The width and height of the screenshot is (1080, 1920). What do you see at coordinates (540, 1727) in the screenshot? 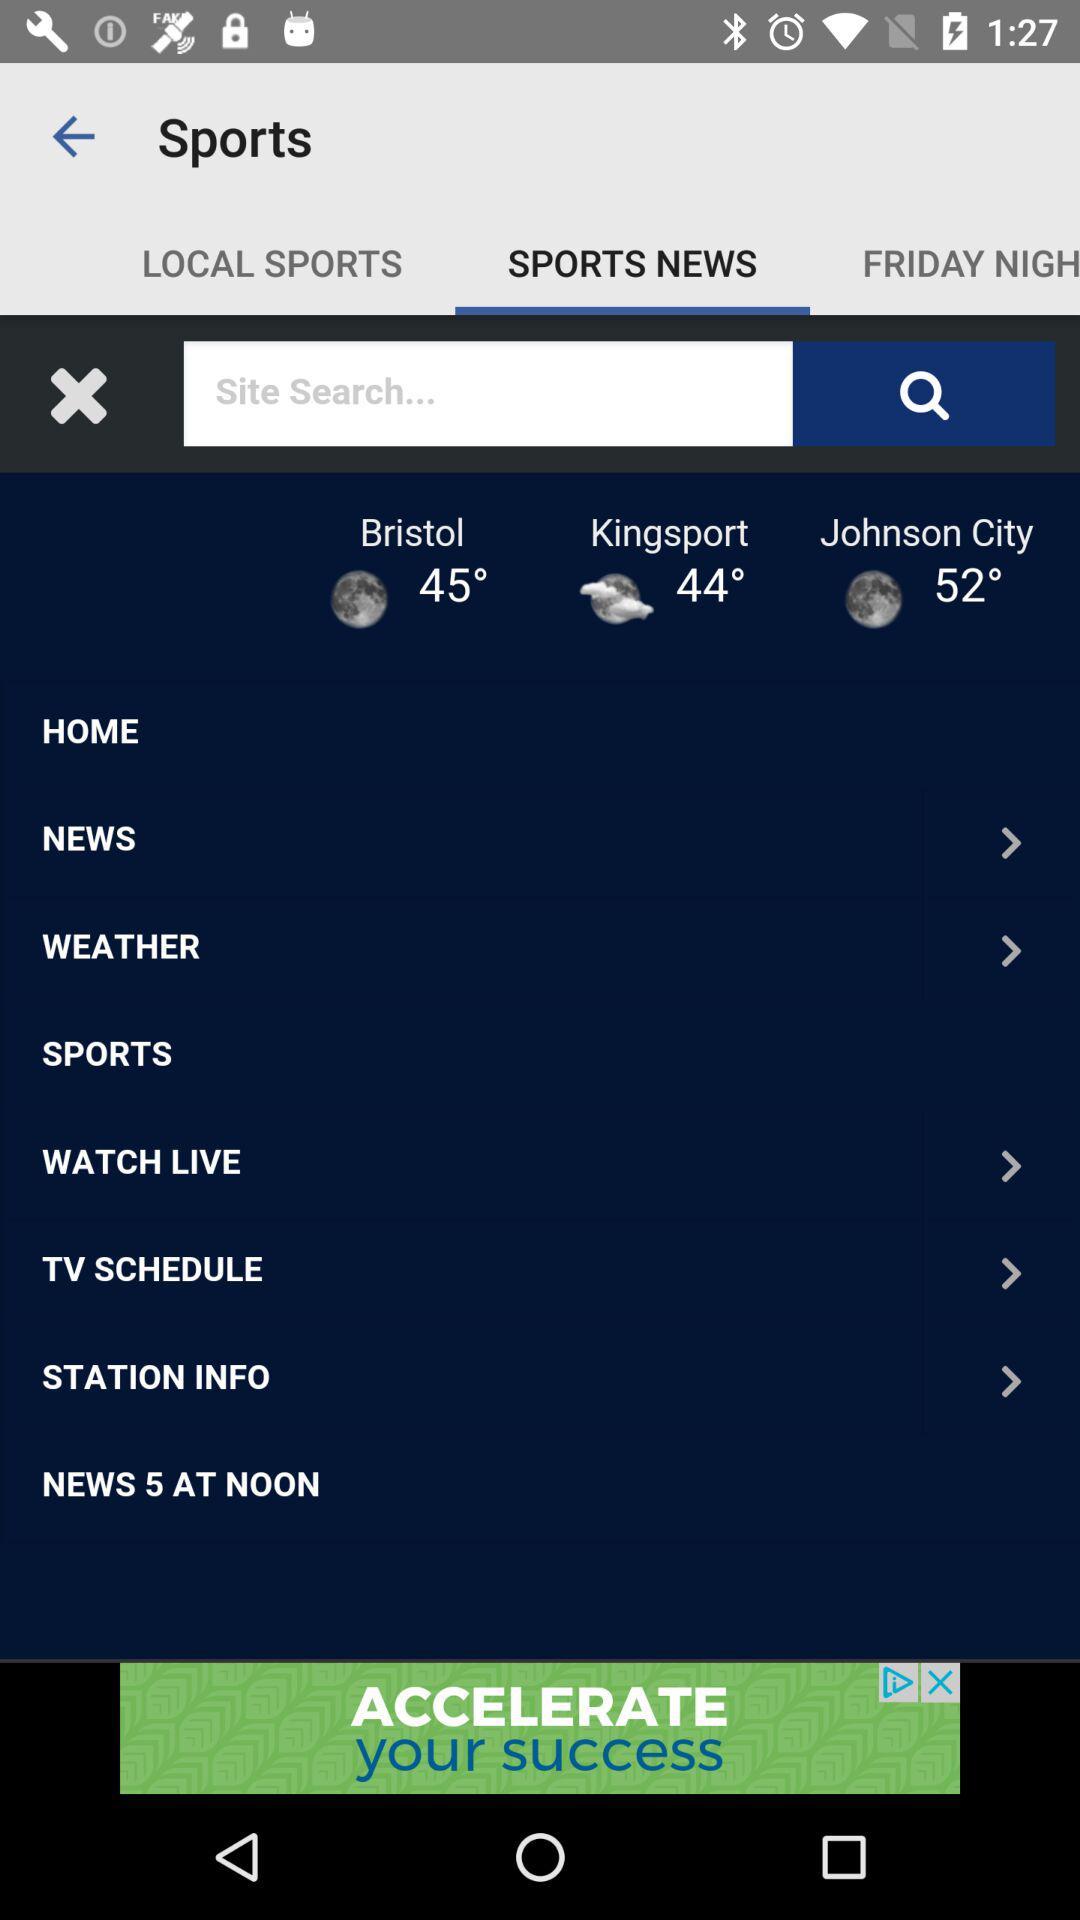
I see `go` at bounding box center [540, 1727].